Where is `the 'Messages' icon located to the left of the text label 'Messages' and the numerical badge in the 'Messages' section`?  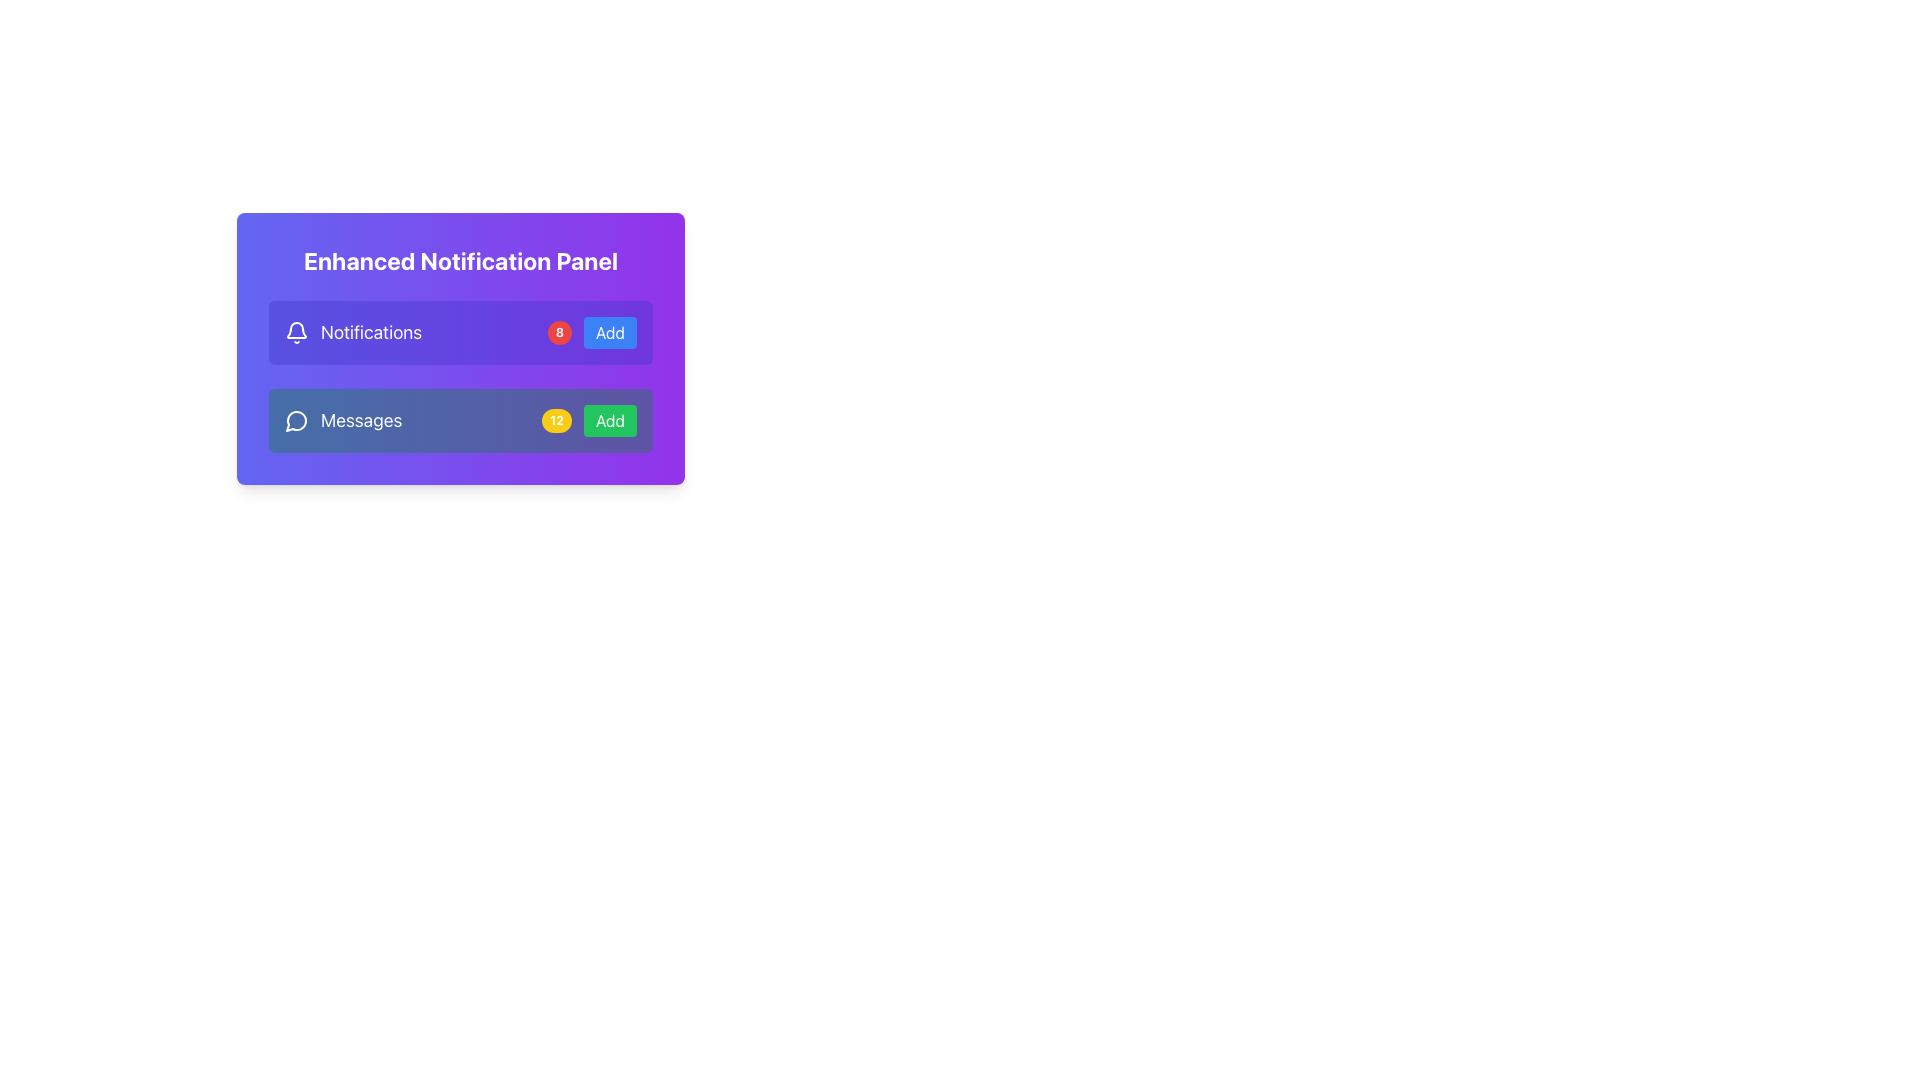
the 'Messages' icon located to the left of the text label 'Messages' and the numerical badge in the 'Messages' section is located at coordinates (296, 419).